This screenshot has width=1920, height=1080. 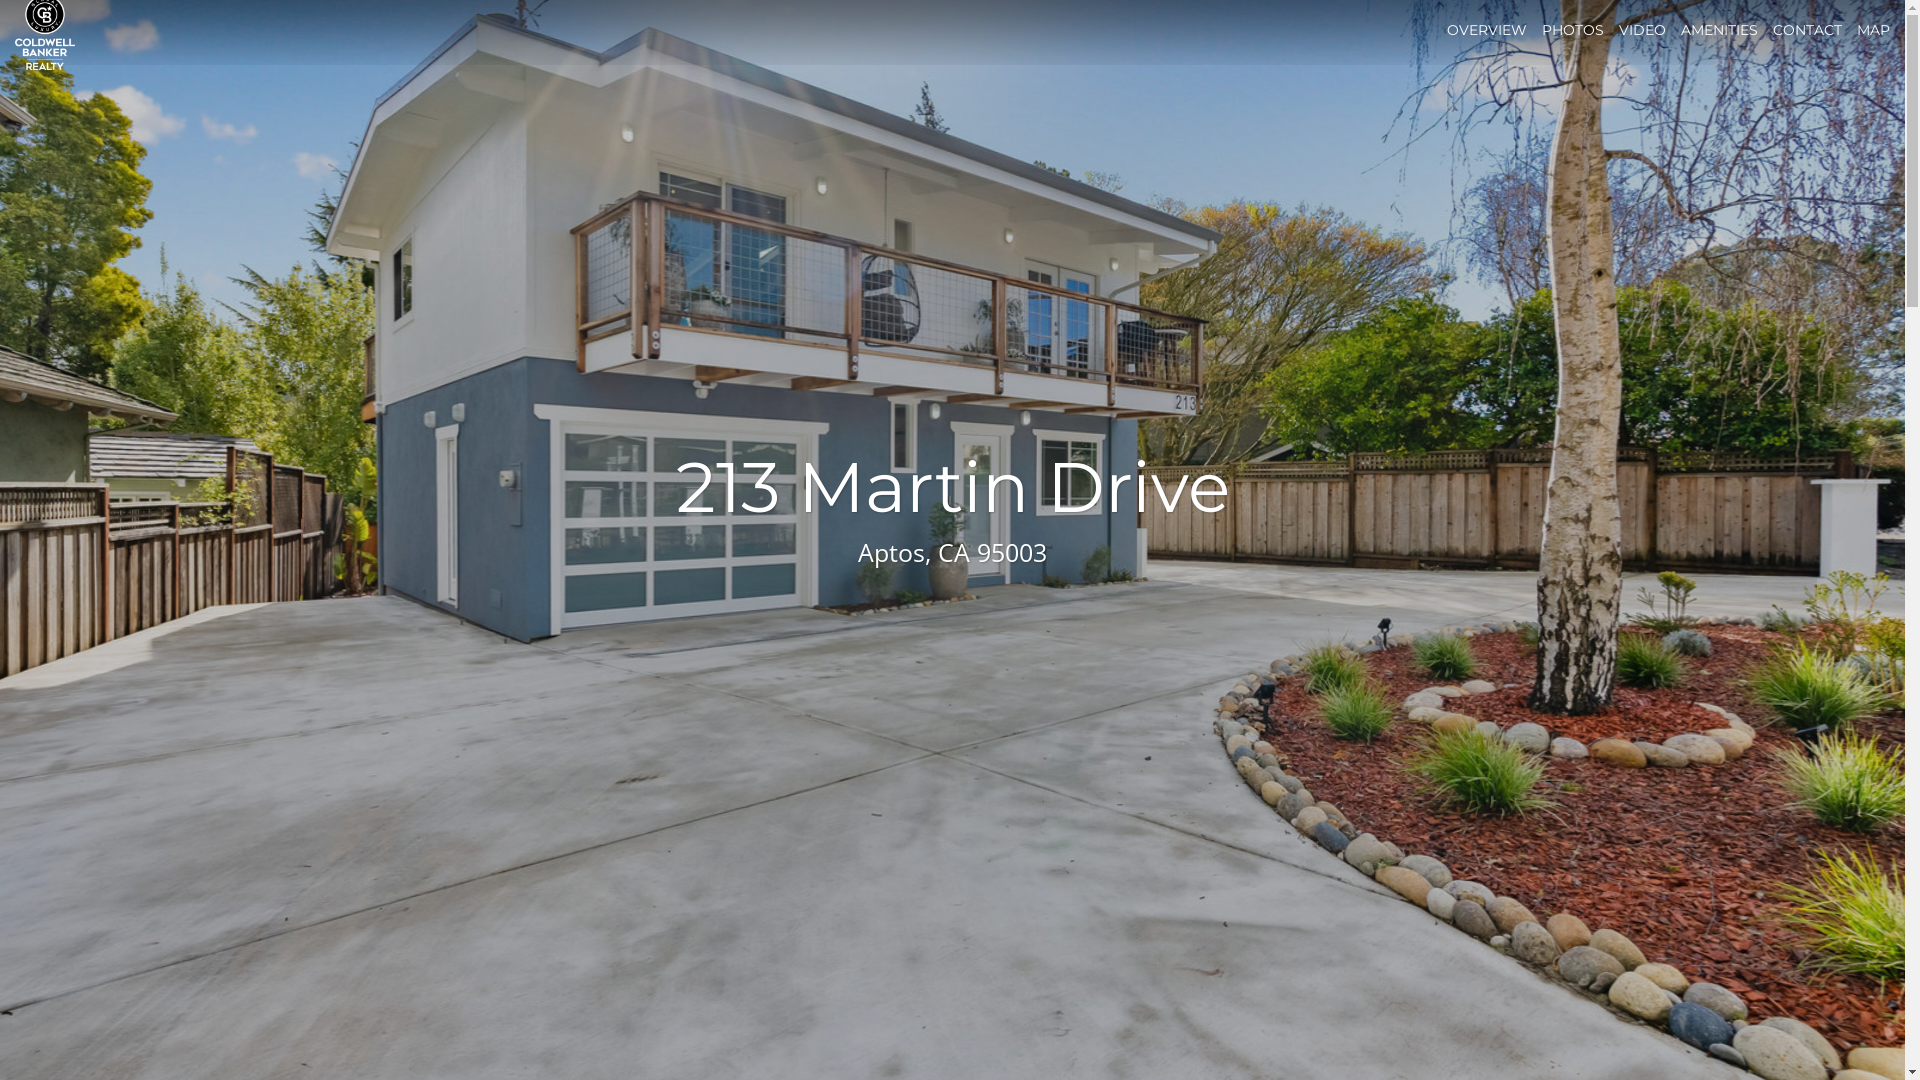 I want to click on 'MAP', so click(x=1872, y=30).